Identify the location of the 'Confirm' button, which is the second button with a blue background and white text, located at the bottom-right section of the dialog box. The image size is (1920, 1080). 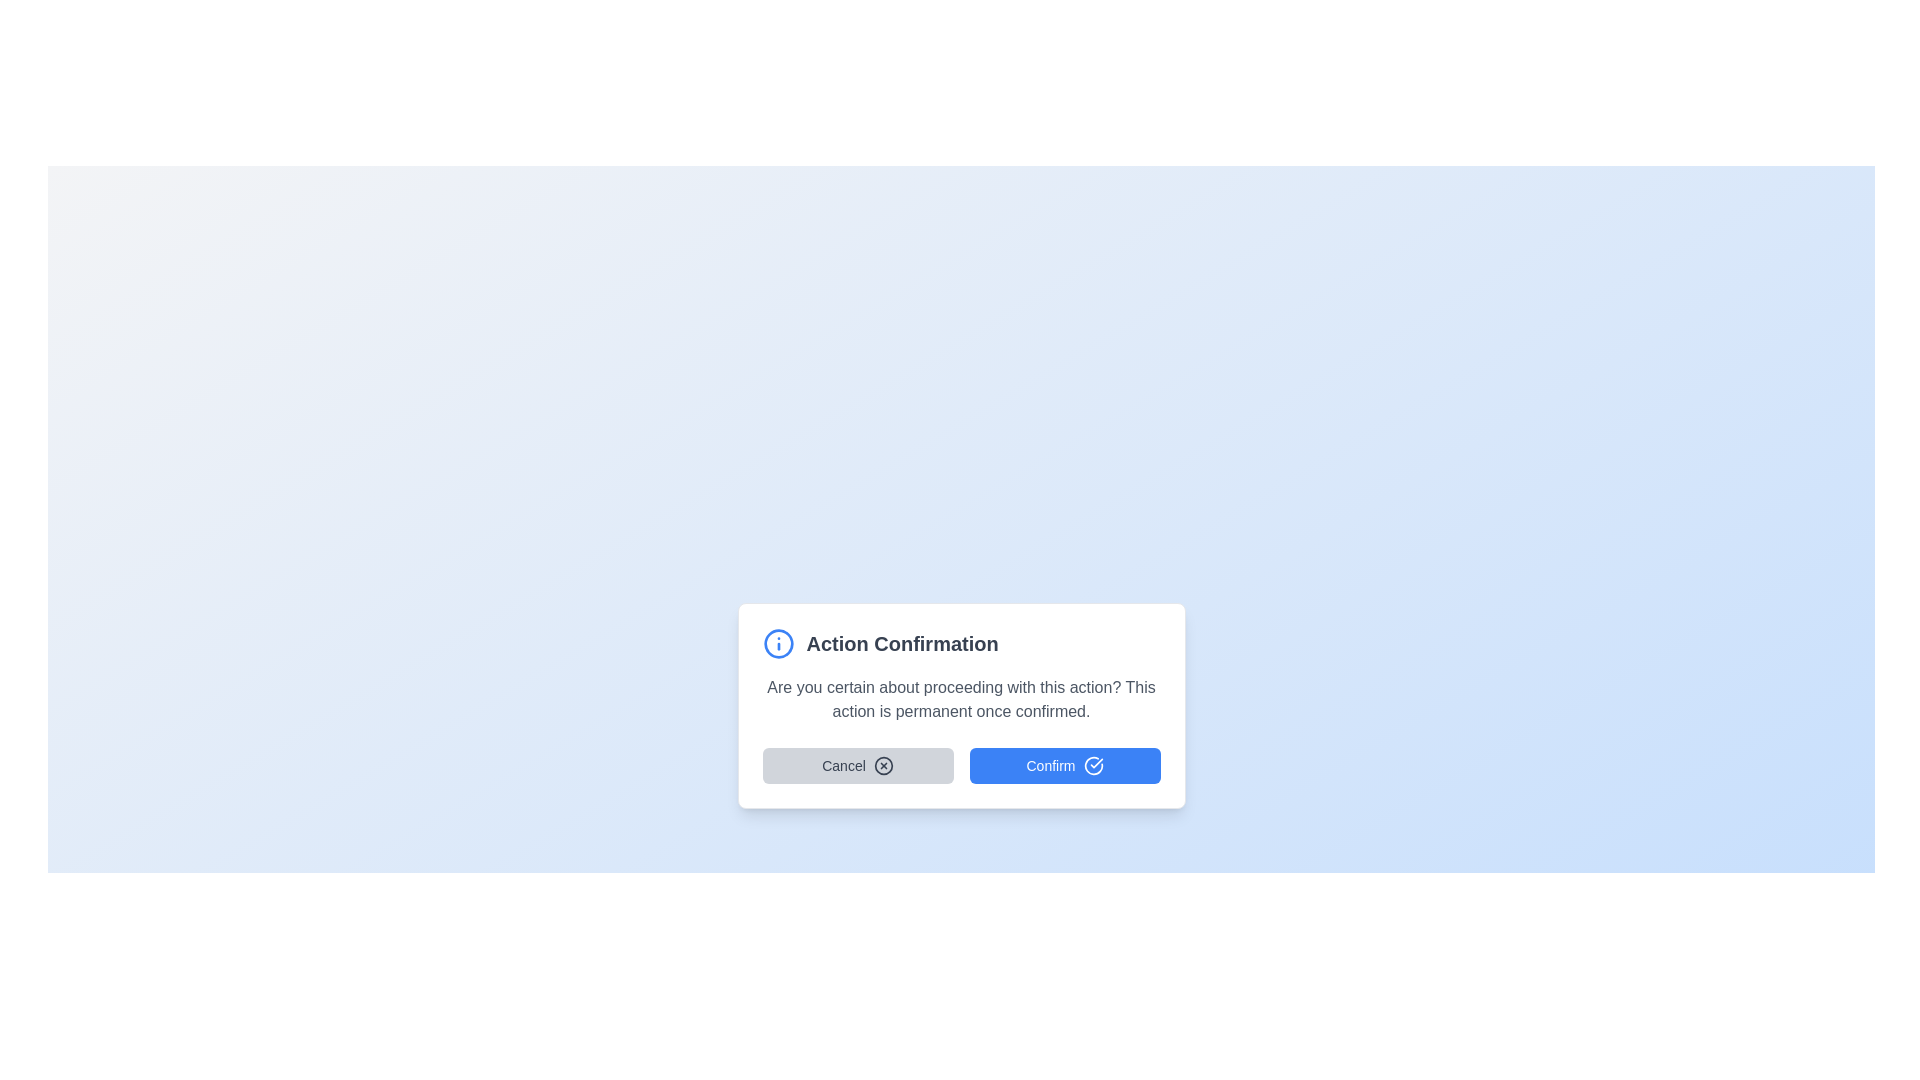
(1064, 765).